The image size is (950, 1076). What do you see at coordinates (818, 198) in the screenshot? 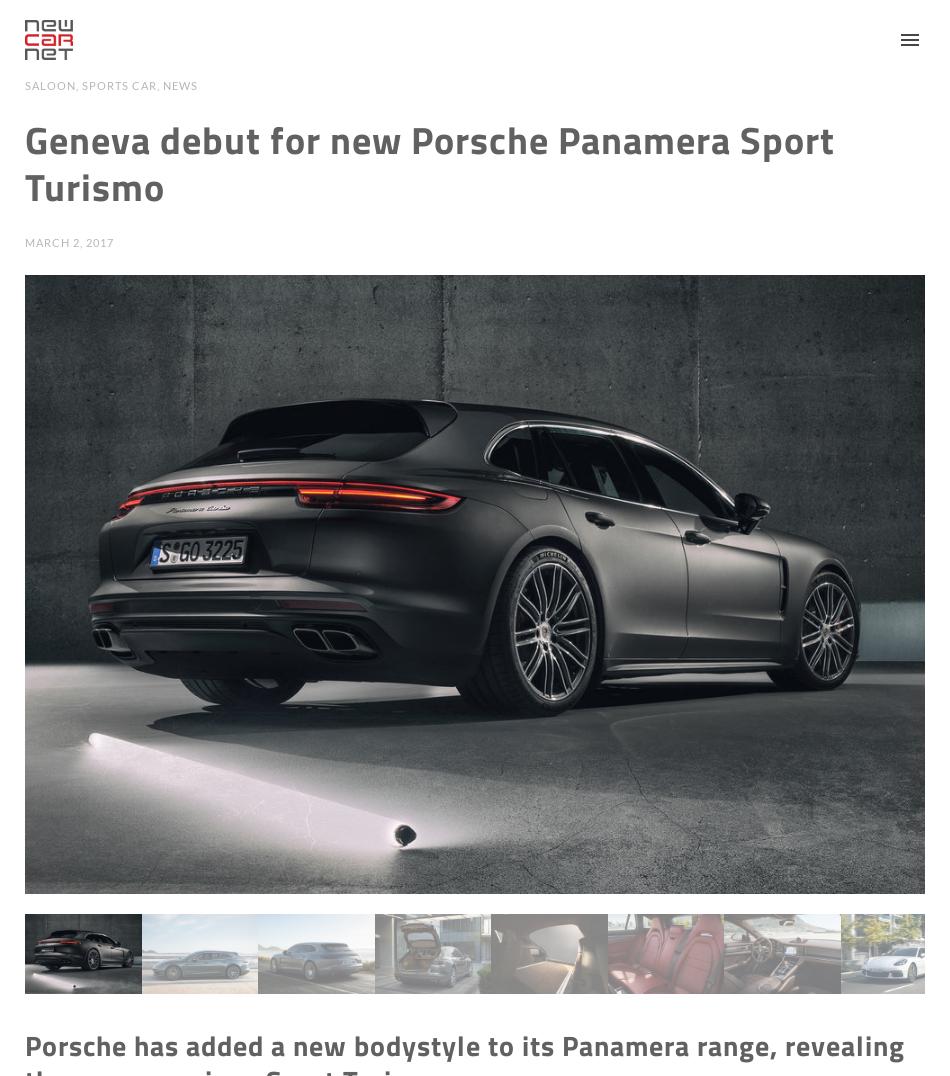
I see `'Buying Guides'` at bounding box center [818, 198].